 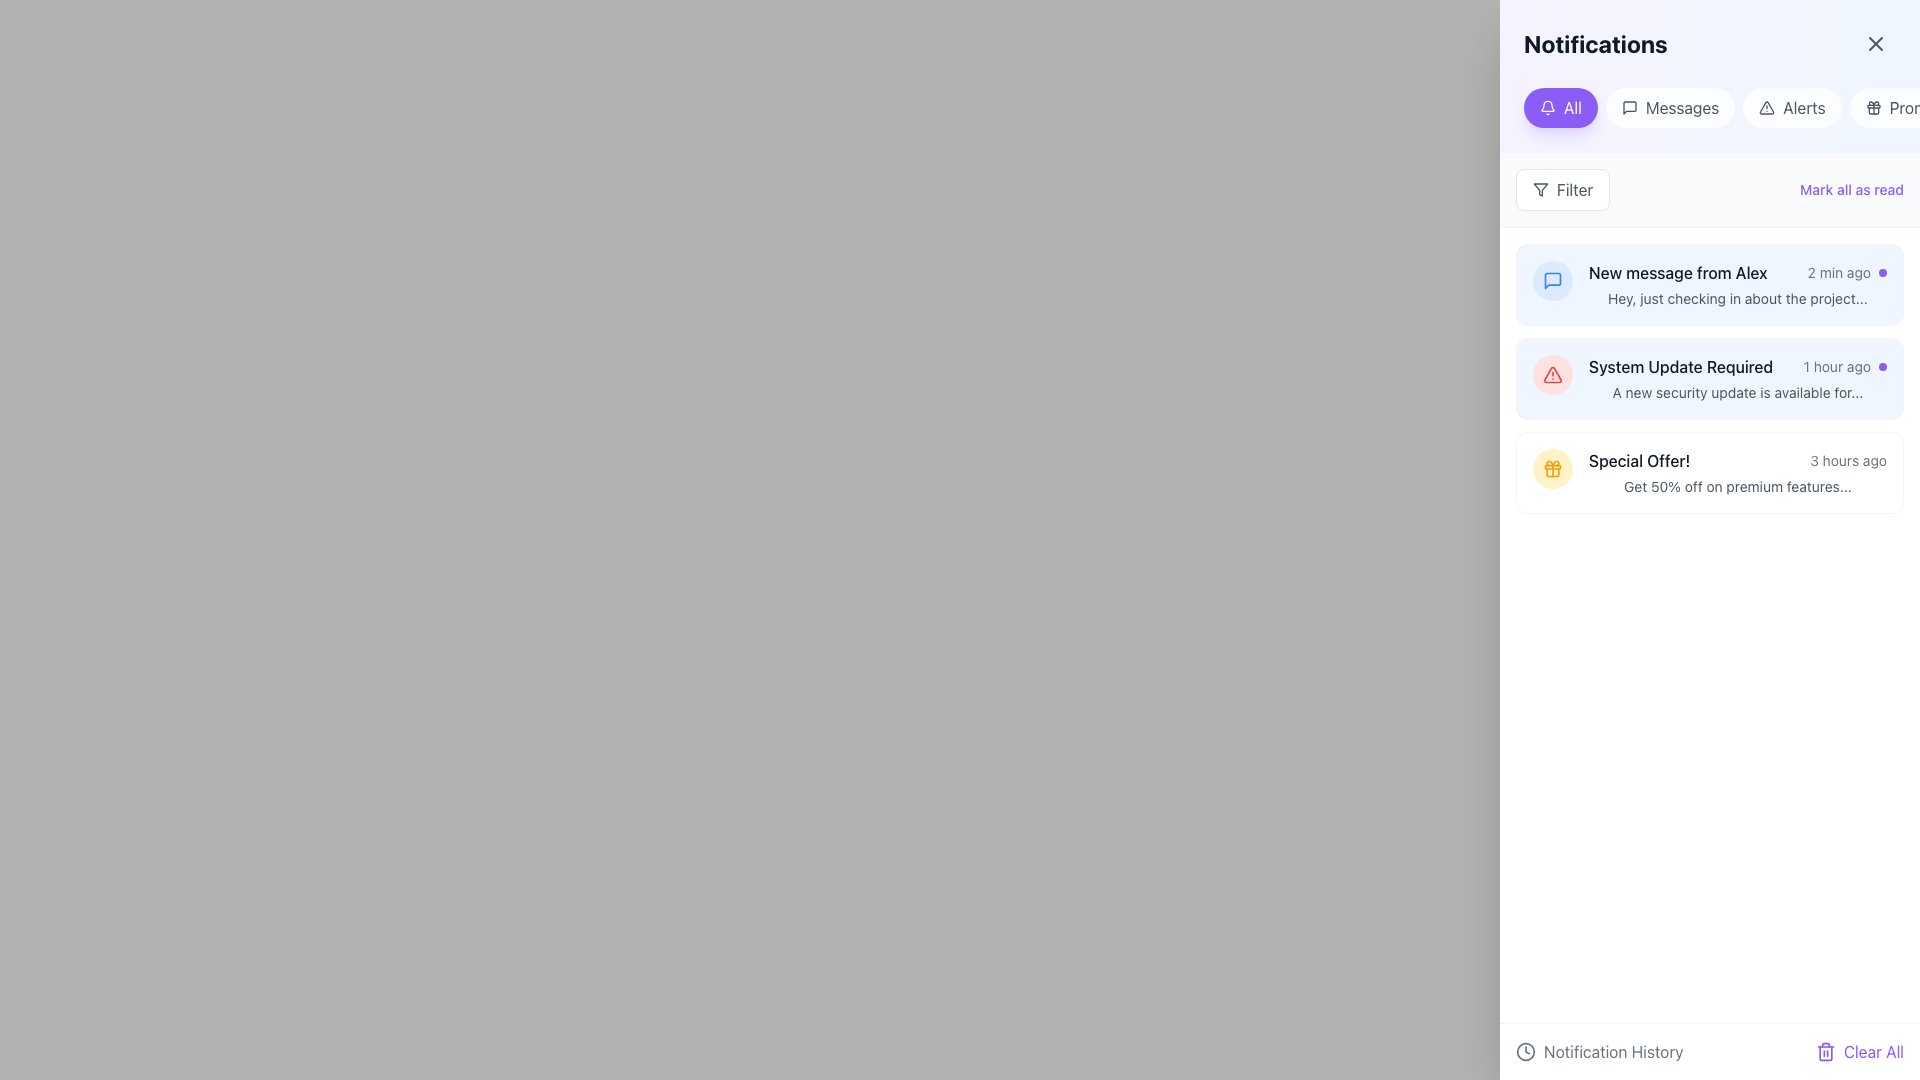 What do you see at coordinates (1598, 1051) in the screenshot?
I see `the button for accessing historical notifications located at the lower-left corner of the notification sidebar to change its color` at bounding box center [1598, 1051].